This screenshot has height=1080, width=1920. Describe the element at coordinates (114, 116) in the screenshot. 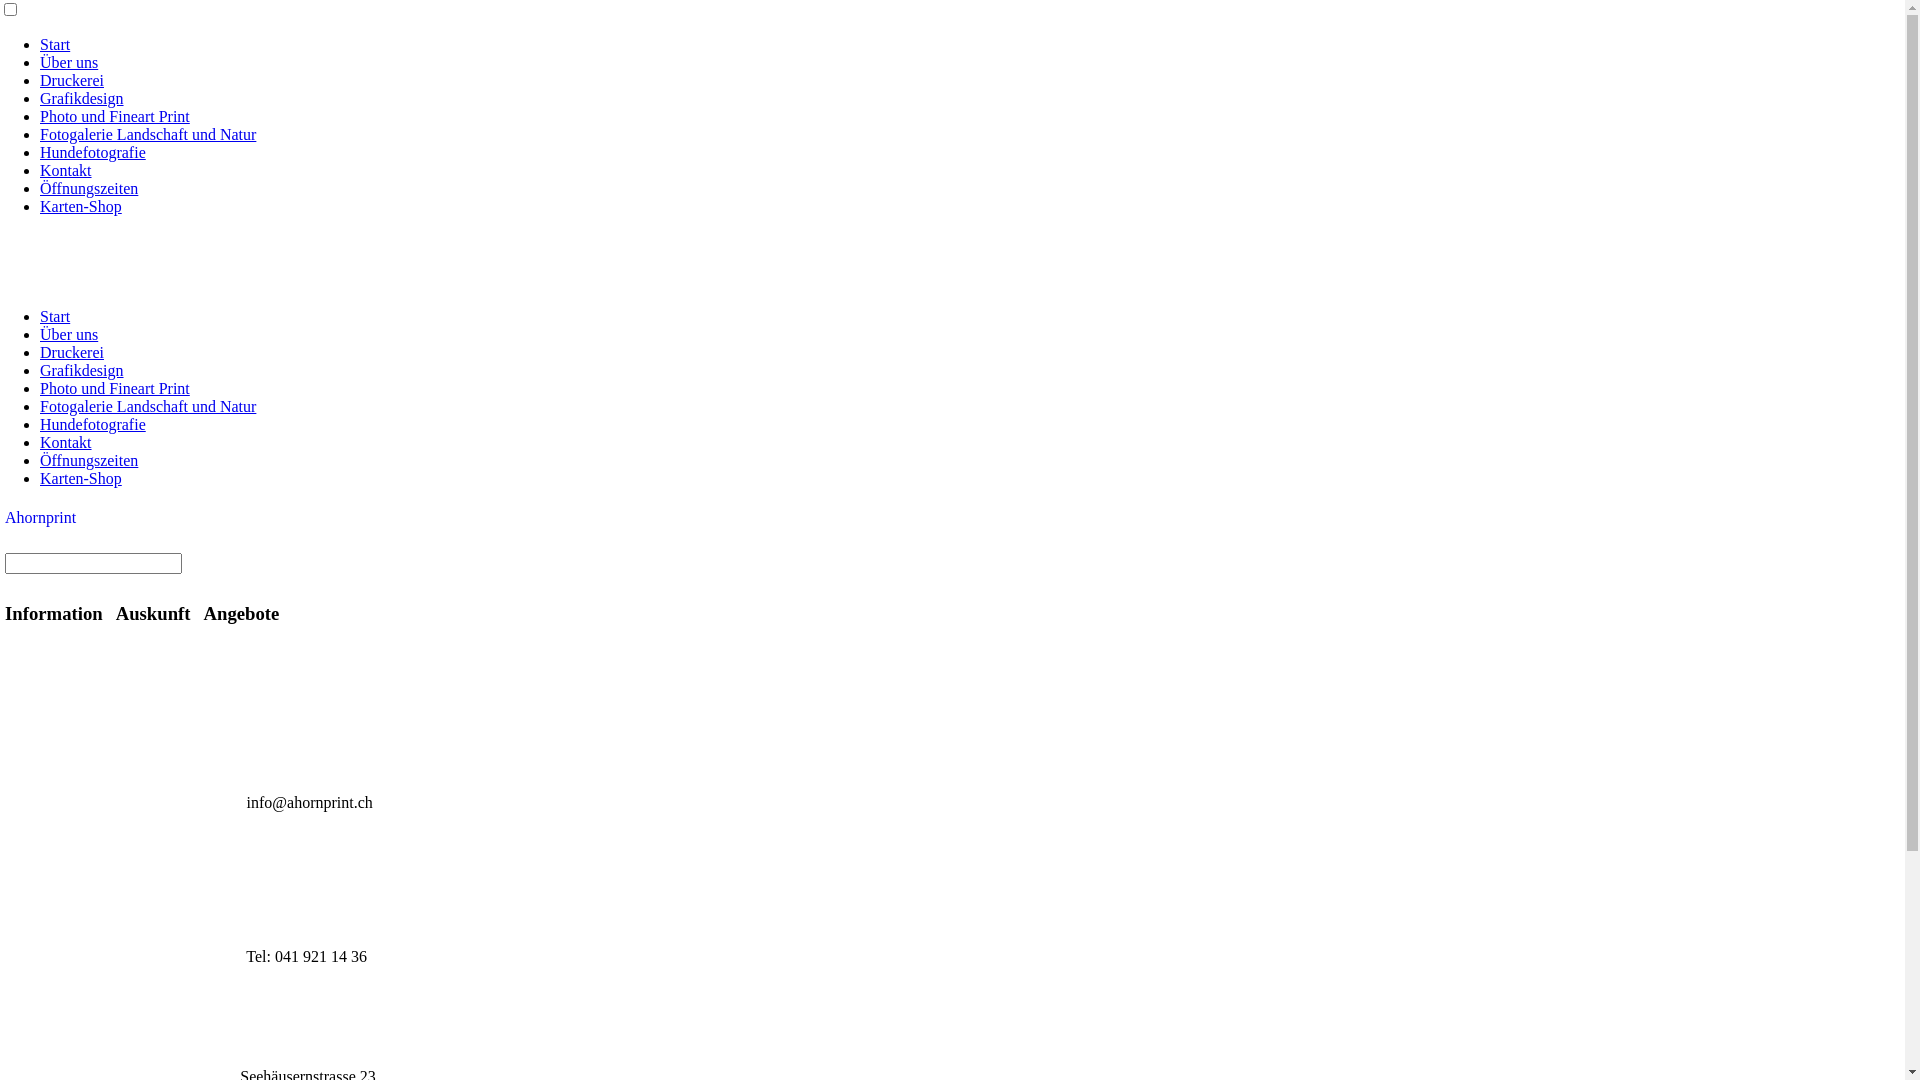

I see `'Photo und Fineart Print'` at that location.